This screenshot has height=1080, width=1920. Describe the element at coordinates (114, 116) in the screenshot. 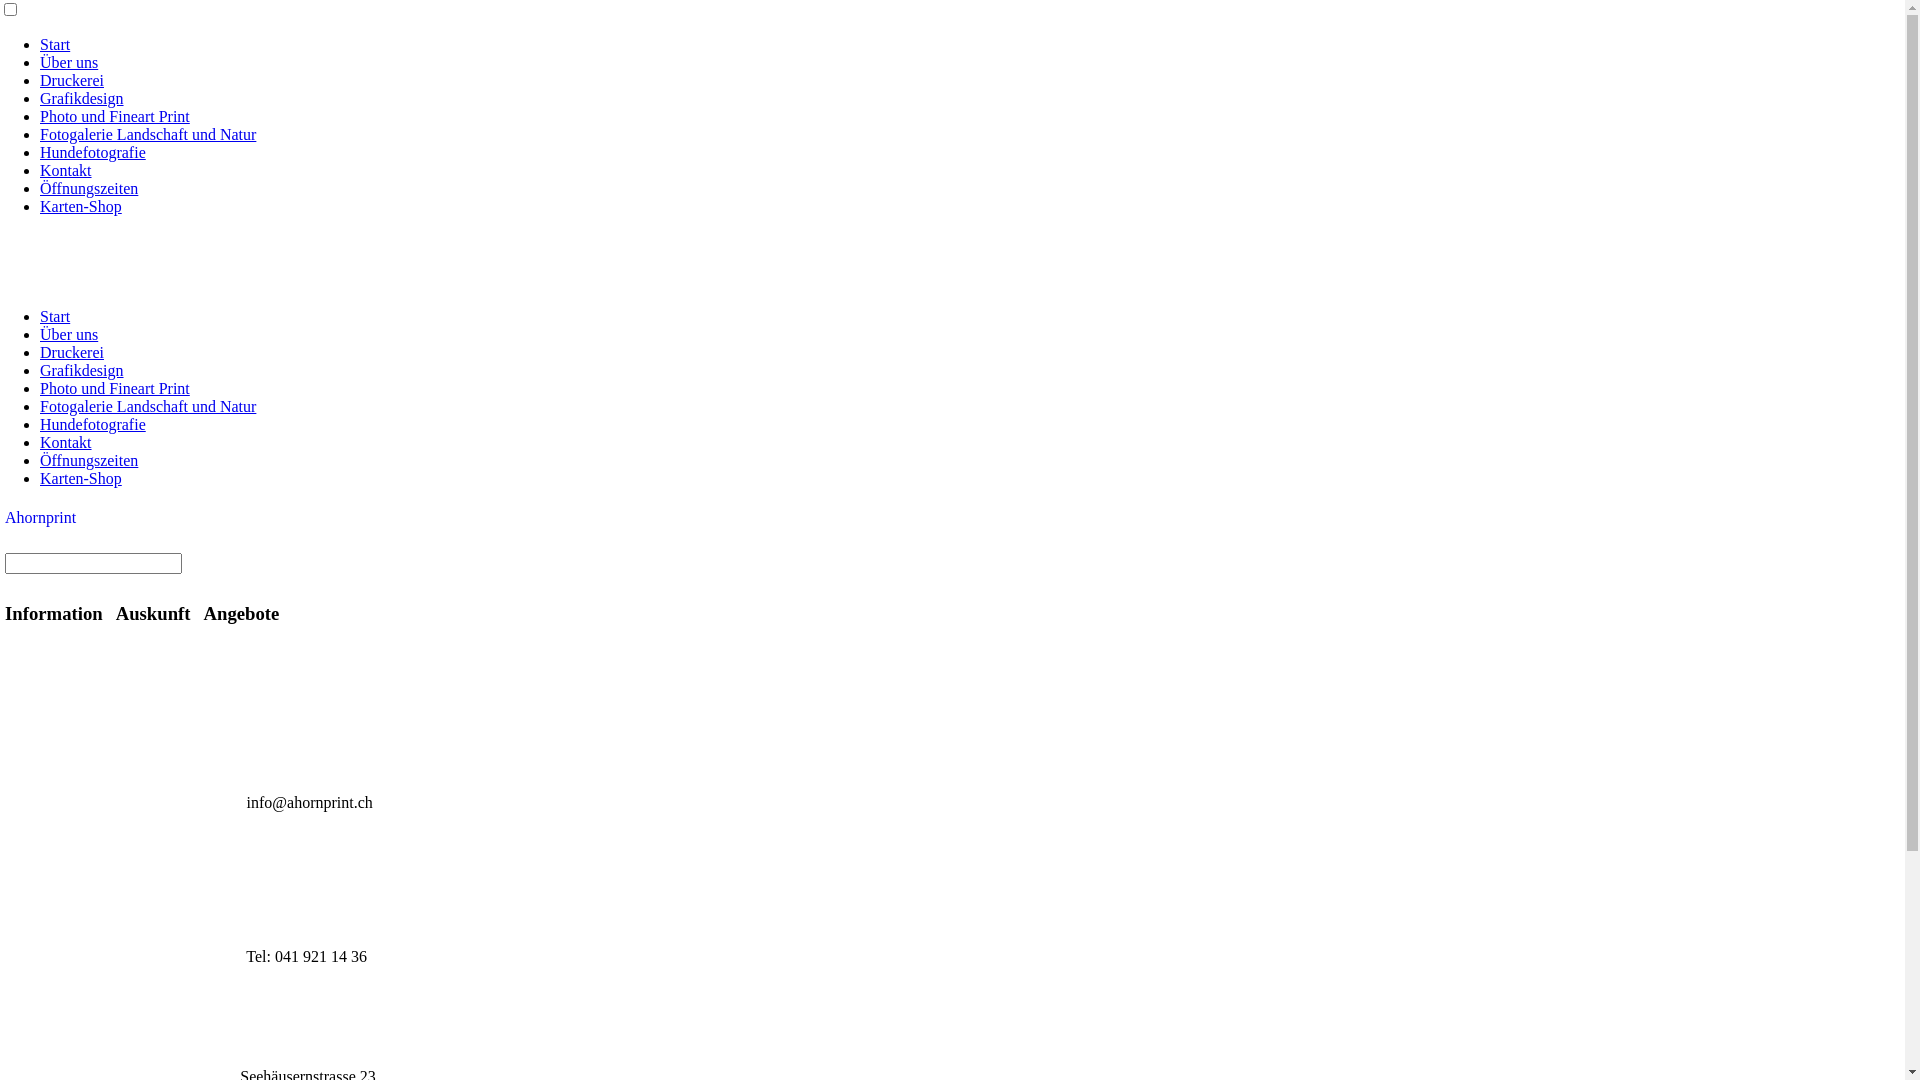

I see `'Photo und Fineart Print'` at that location.